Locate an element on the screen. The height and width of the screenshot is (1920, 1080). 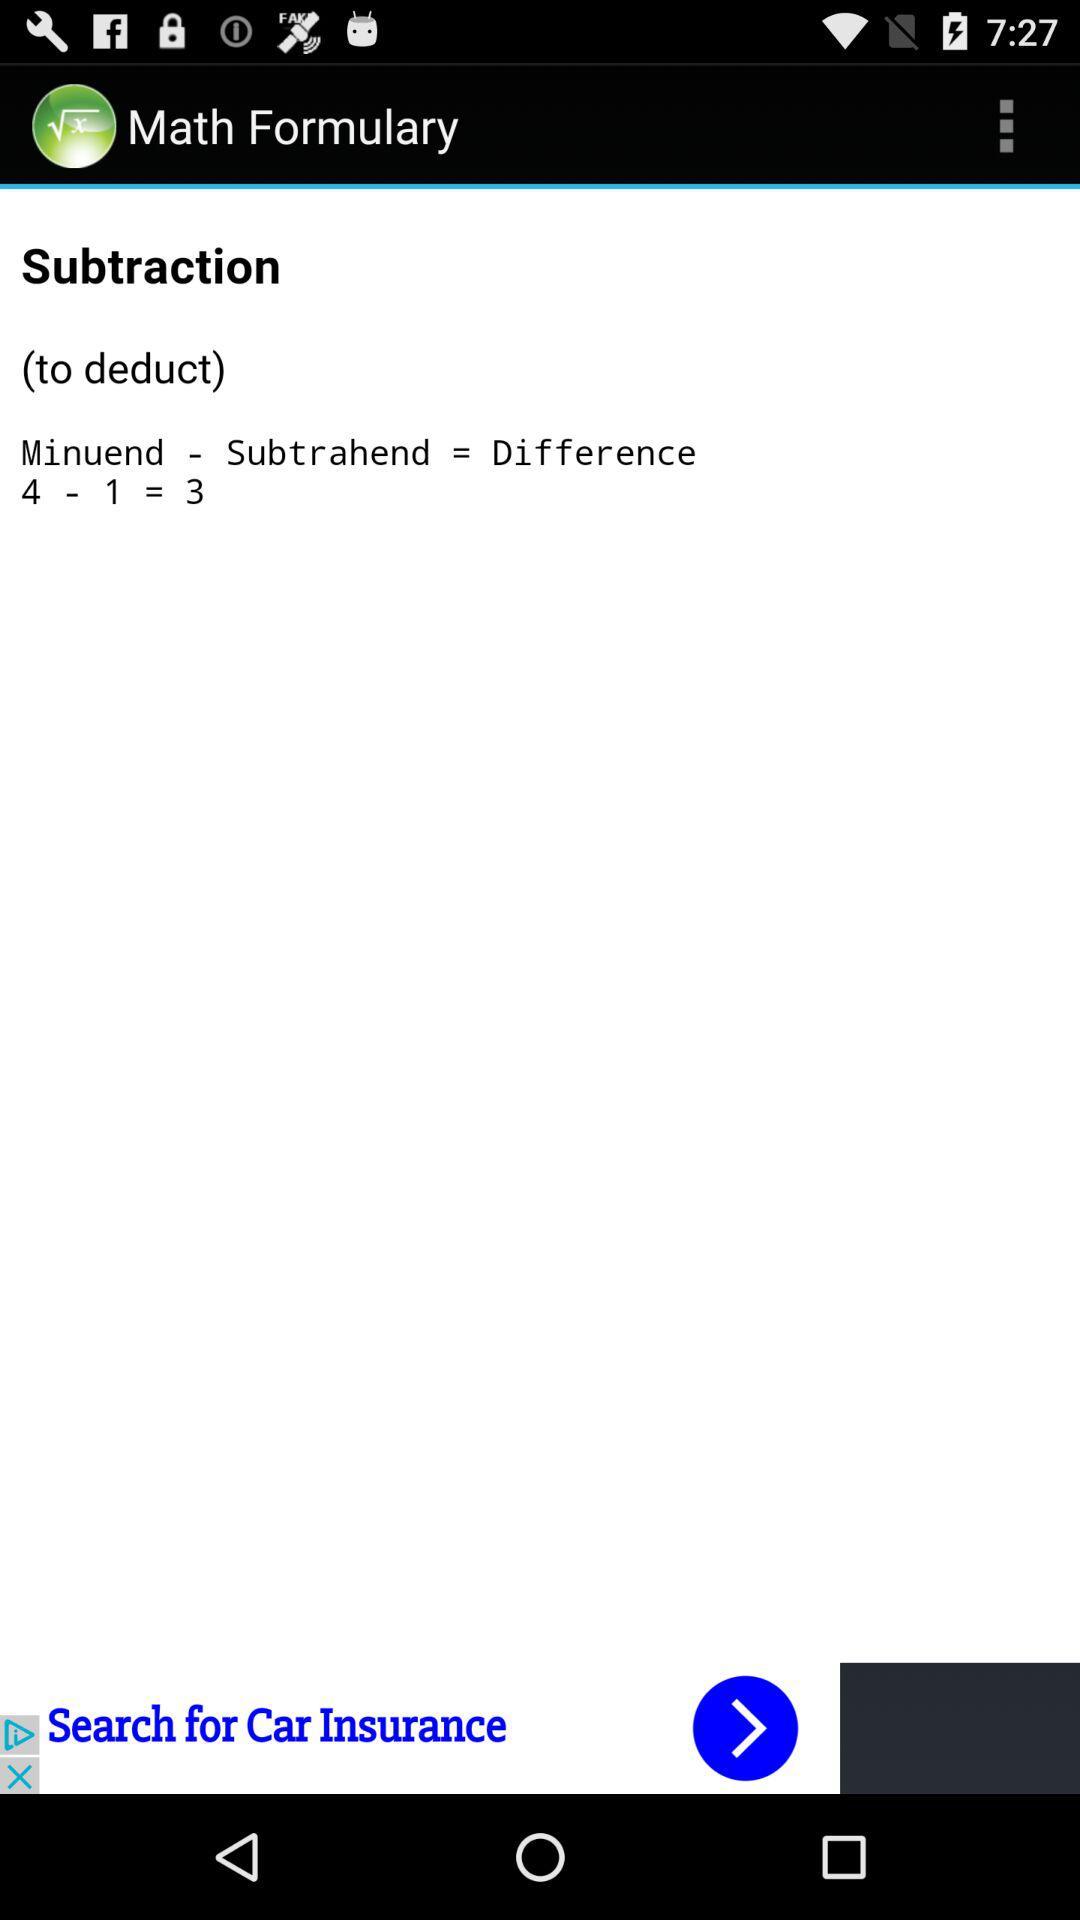
advertisement link is located at coordinates (540, 1727).